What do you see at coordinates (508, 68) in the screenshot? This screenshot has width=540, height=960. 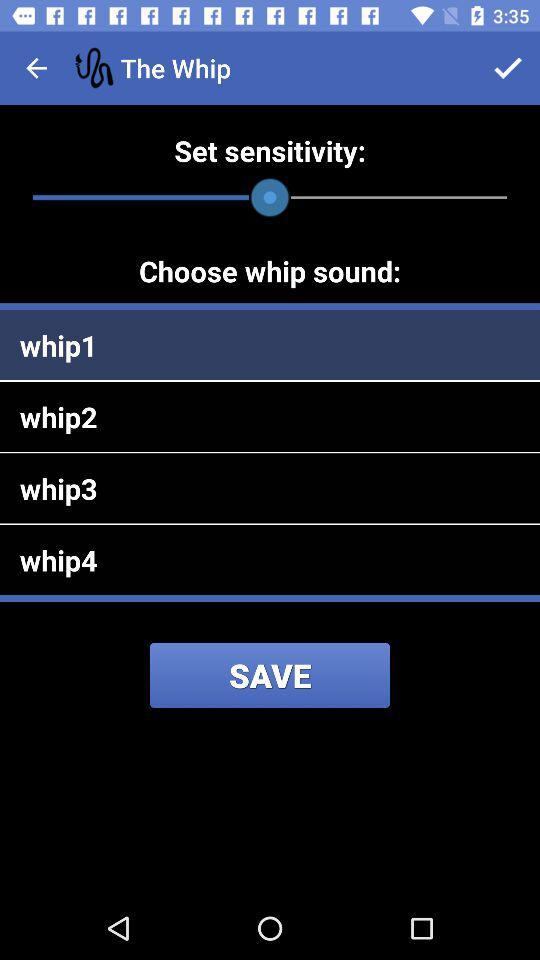 I see `app to the right of the whip` at bounding box center [508, 68].